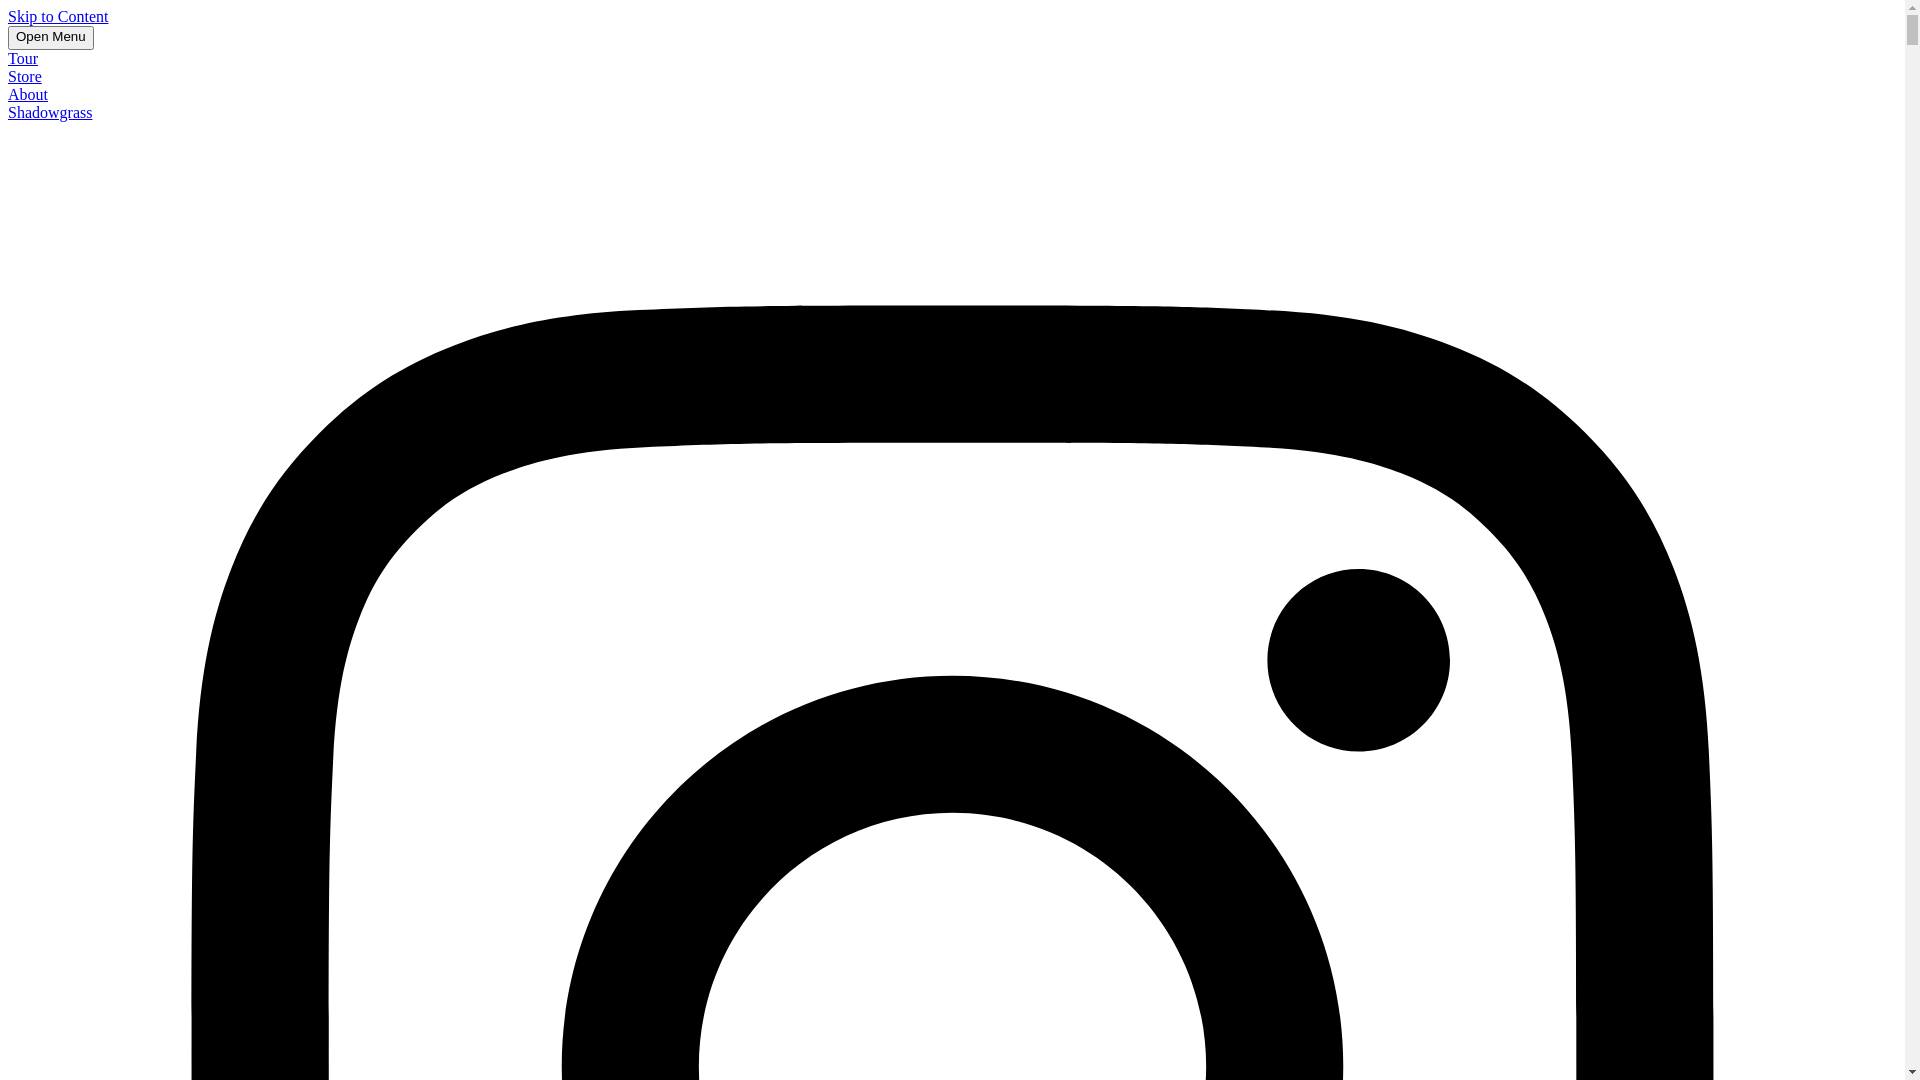 The width and height of the screenshot is (1920, 1080). What do you see at coordinates (57, 16) in the screenshot?
I see `'Skip to Content'` at bounding box center [57, 16].